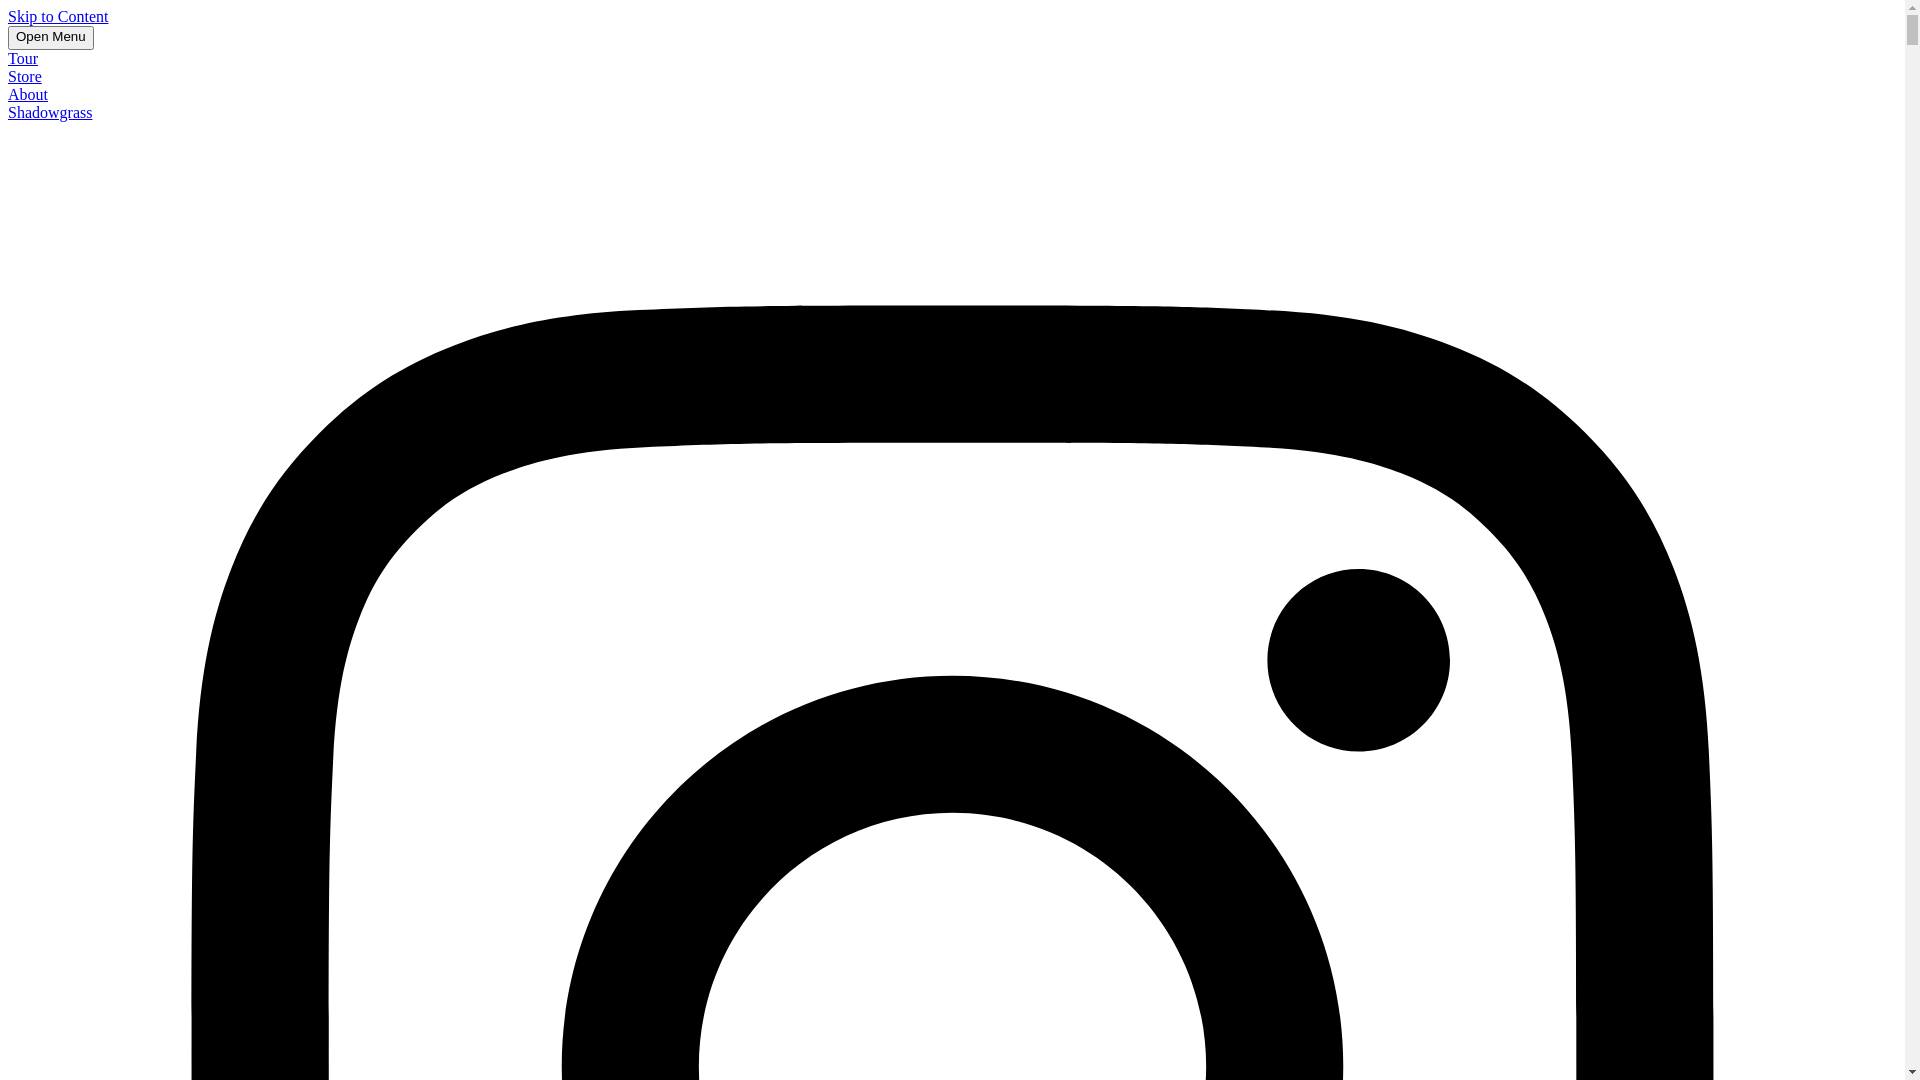 The width and height of the screenshot is (1920, 1080). What do you see at coordinates (57, 16) in the screenshot?
I see `'Skip to Content'` at bounding box center [57, 16].